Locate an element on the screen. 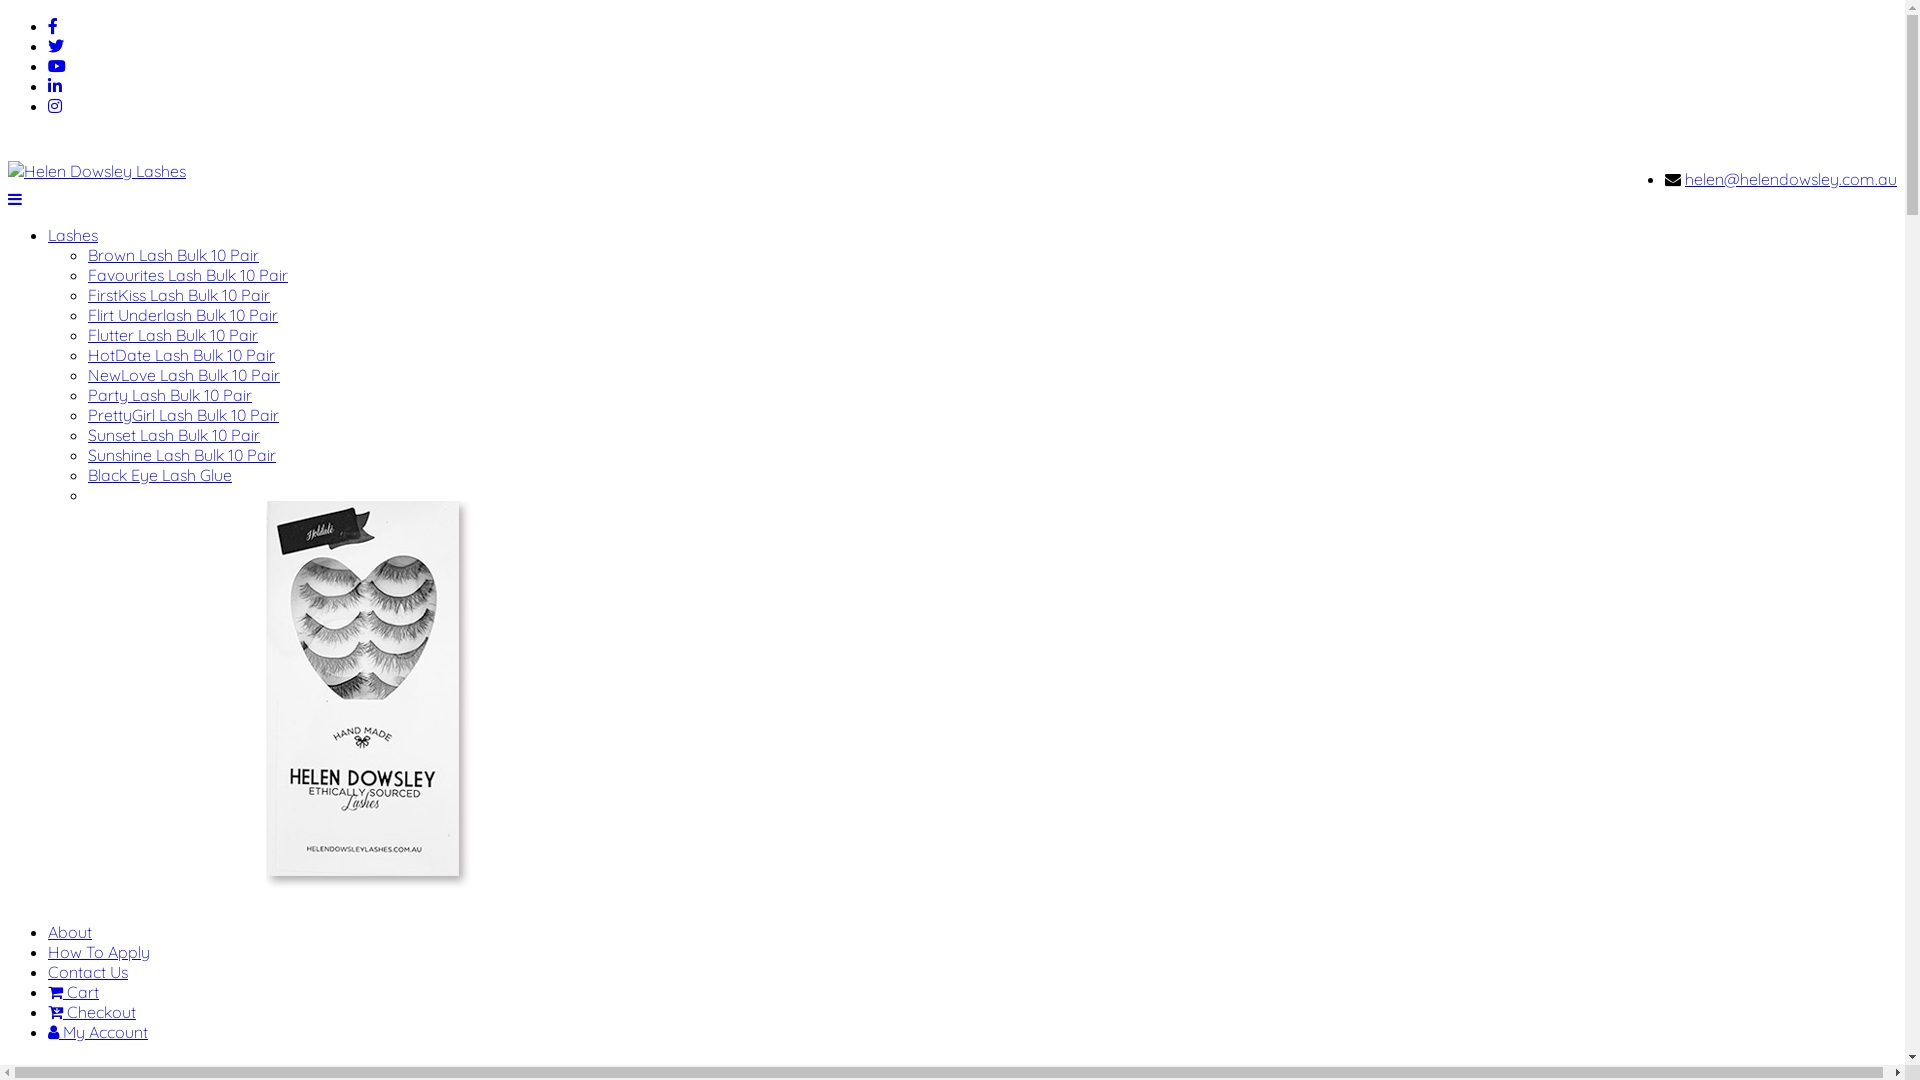 The height and width of the screenshot is (1080, 1920). 'Brown Lash Bulk 10 Pair' is located at coordinates (86, 253).